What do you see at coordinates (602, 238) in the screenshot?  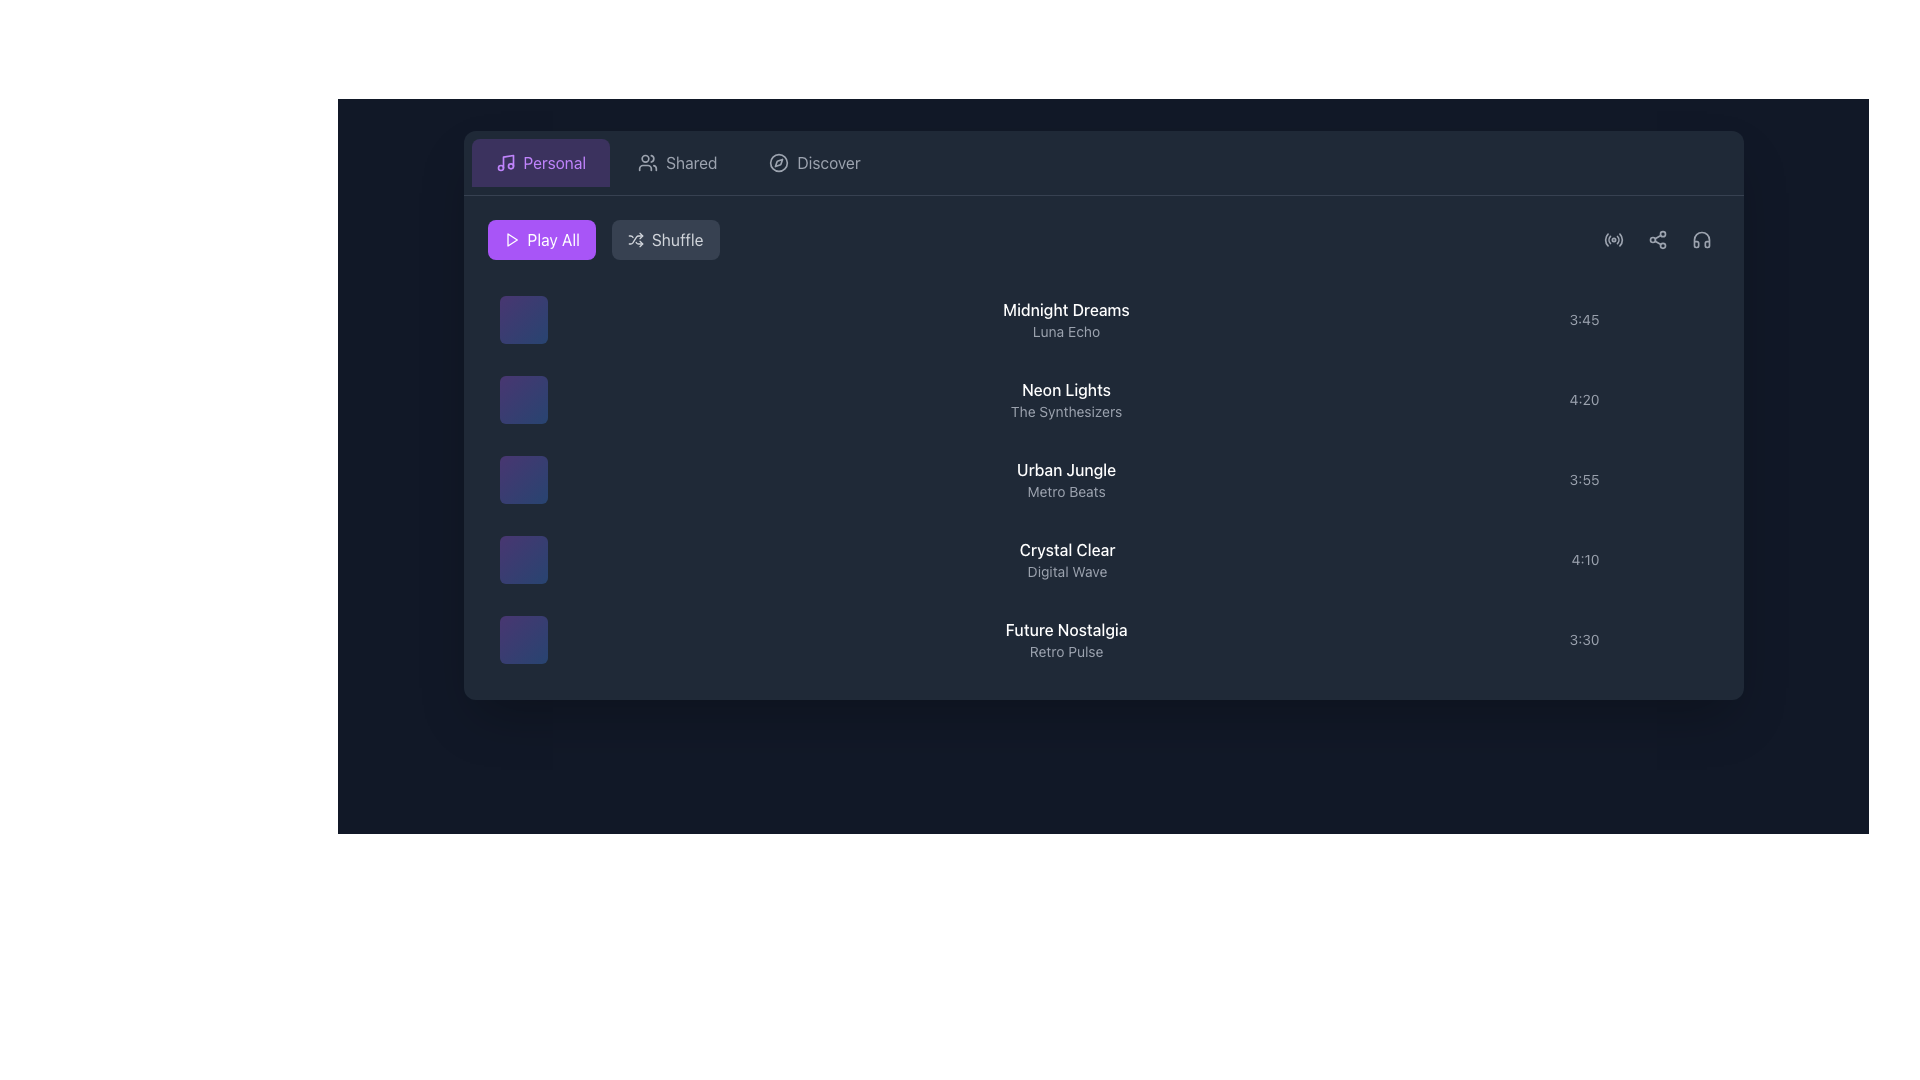 I see `the 'Shuffle' button, which is the right interactive button in the group styled with a gray background and light gray text` at bounding box center [602, 238].